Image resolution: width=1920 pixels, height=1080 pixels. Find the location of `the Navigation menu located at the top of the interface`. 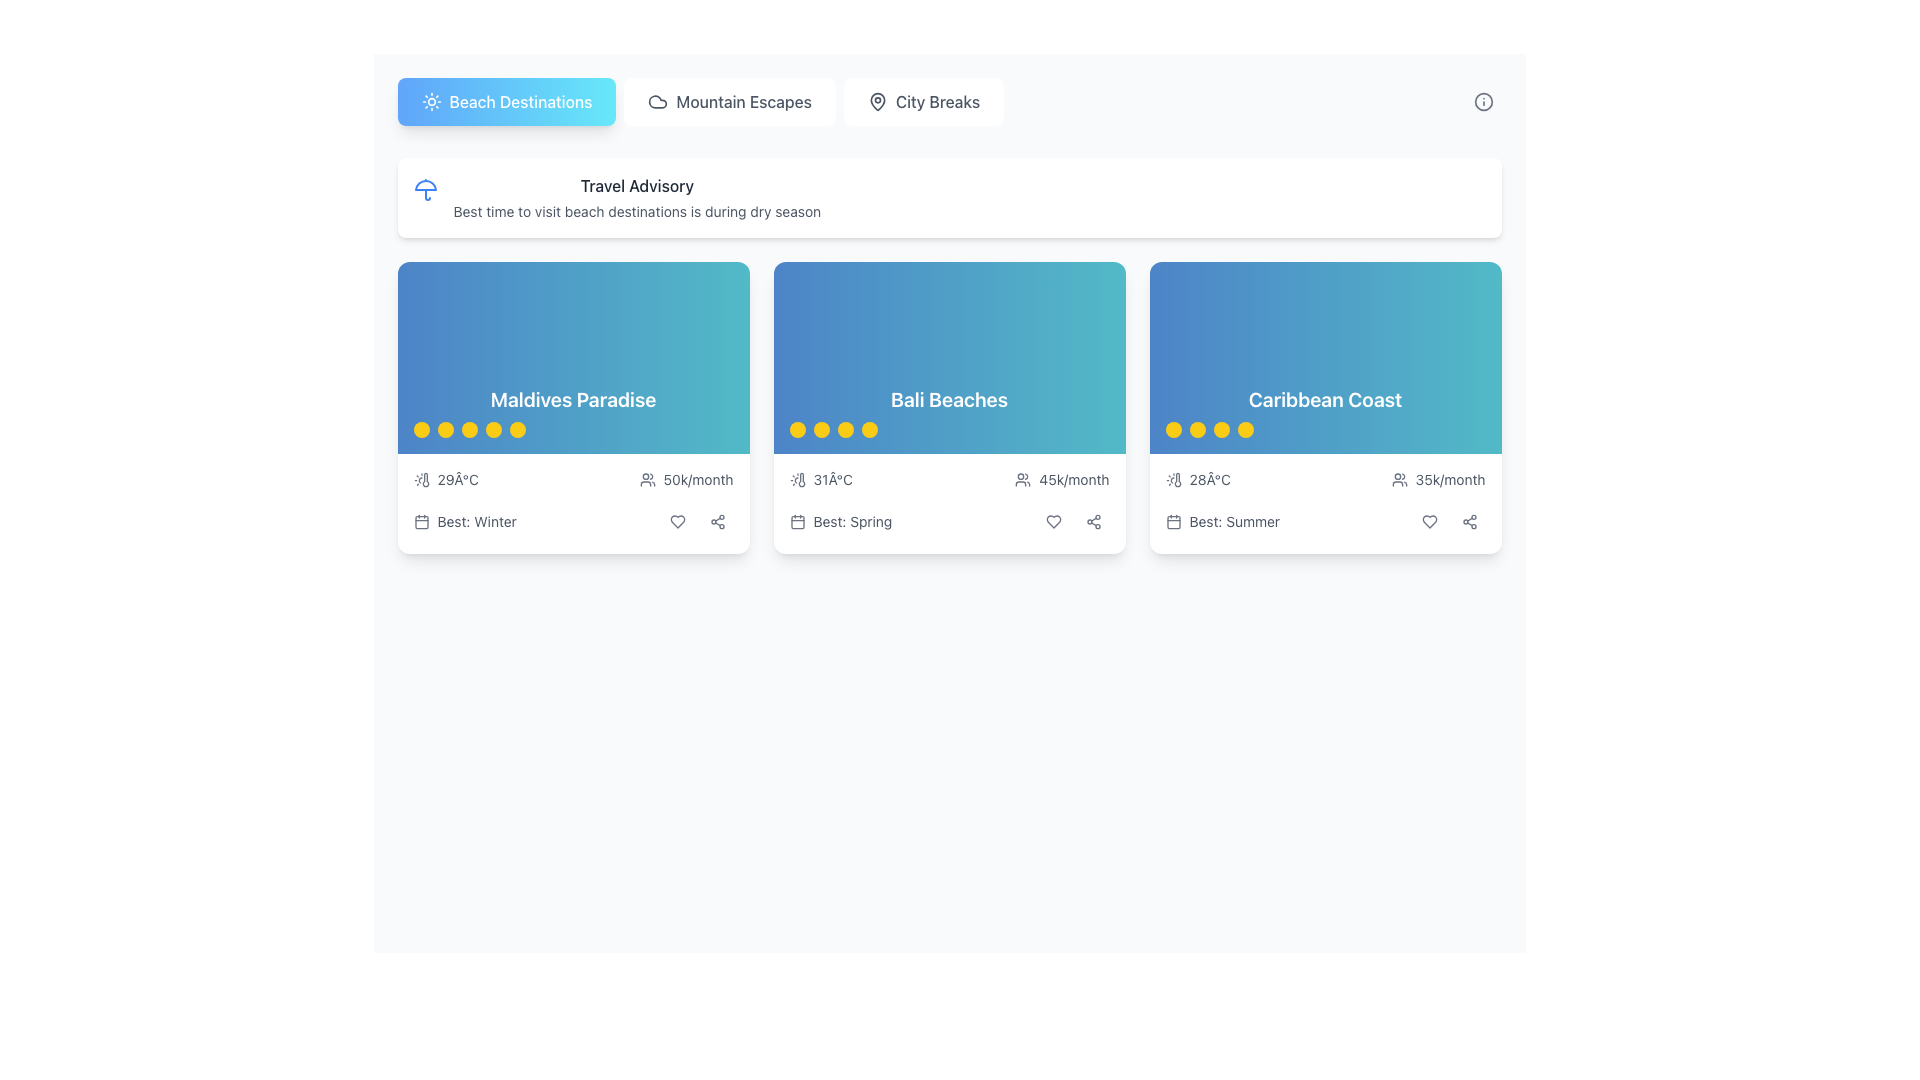

the Navigation menu located at the top of the interface is located at coordinates (948, 101).